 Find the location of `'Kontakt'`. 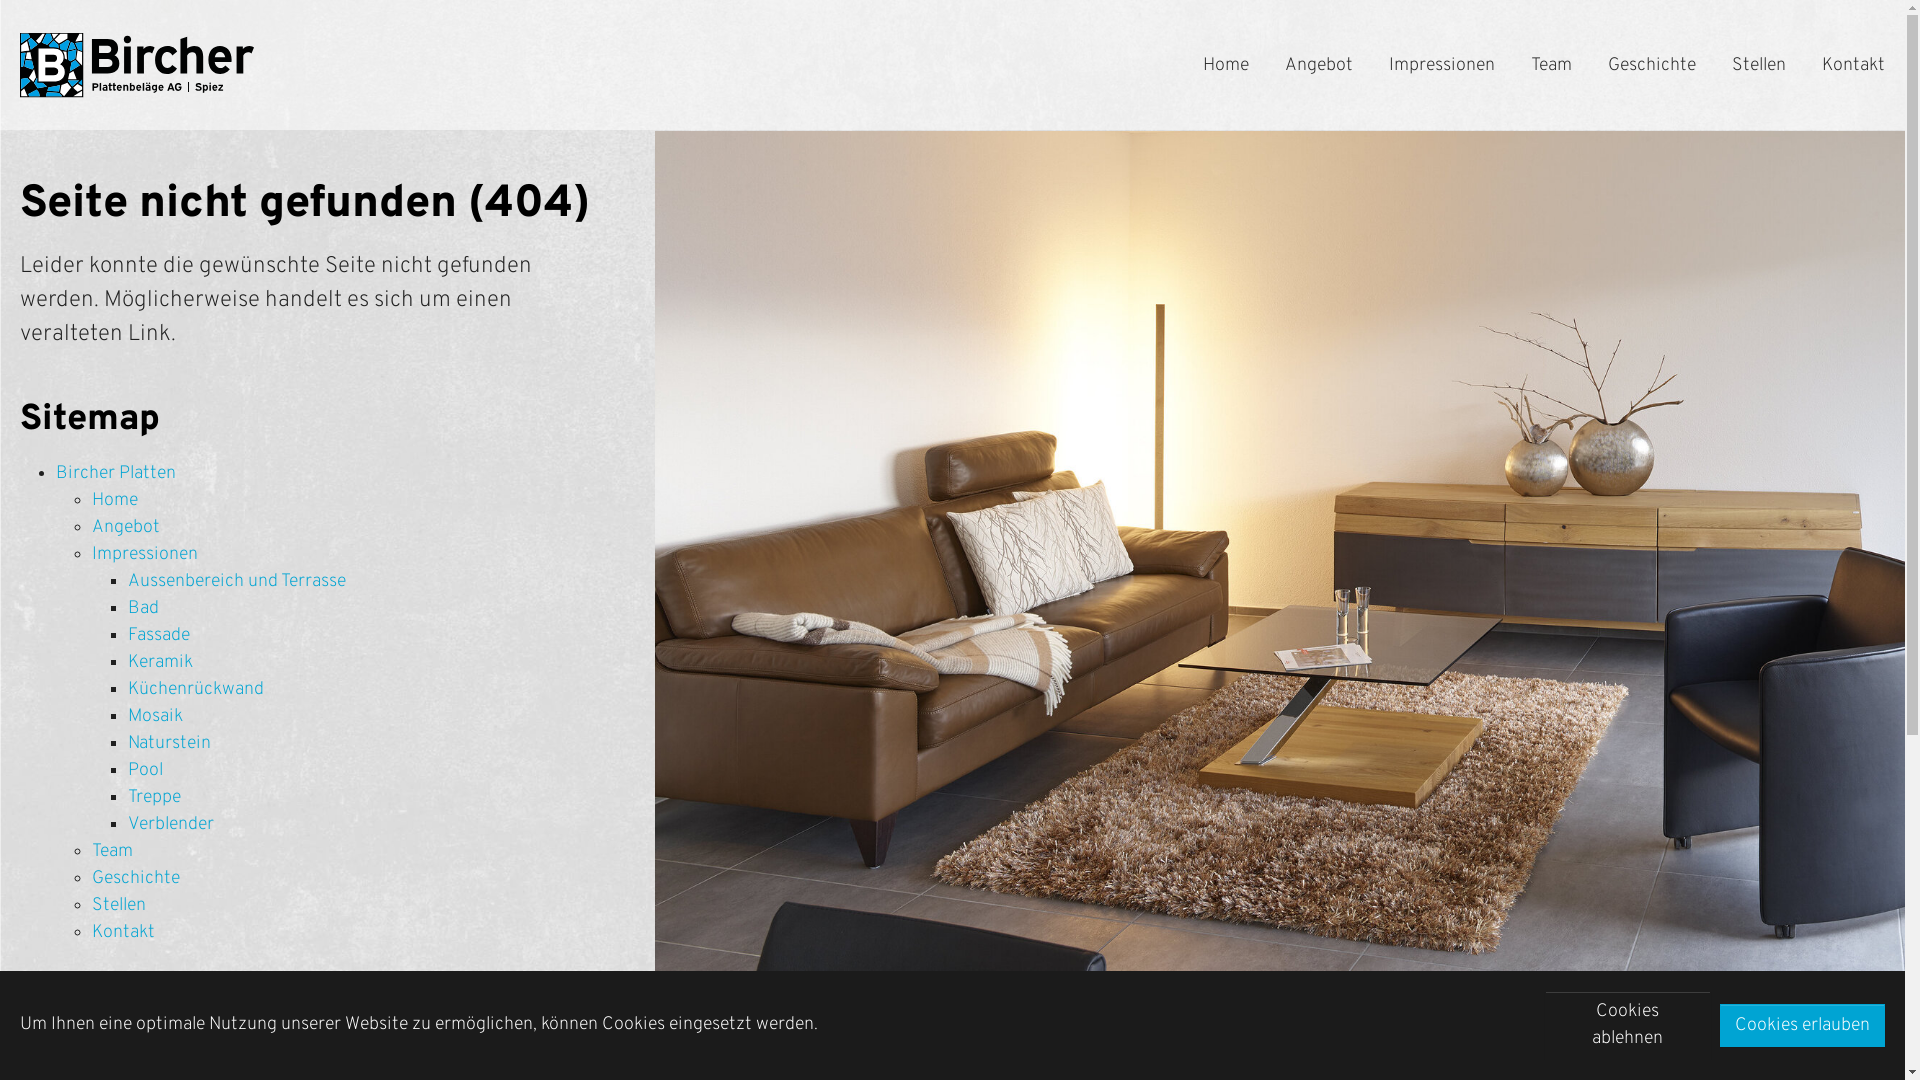

'Kontakt' is located at coordinates (1852, 63).